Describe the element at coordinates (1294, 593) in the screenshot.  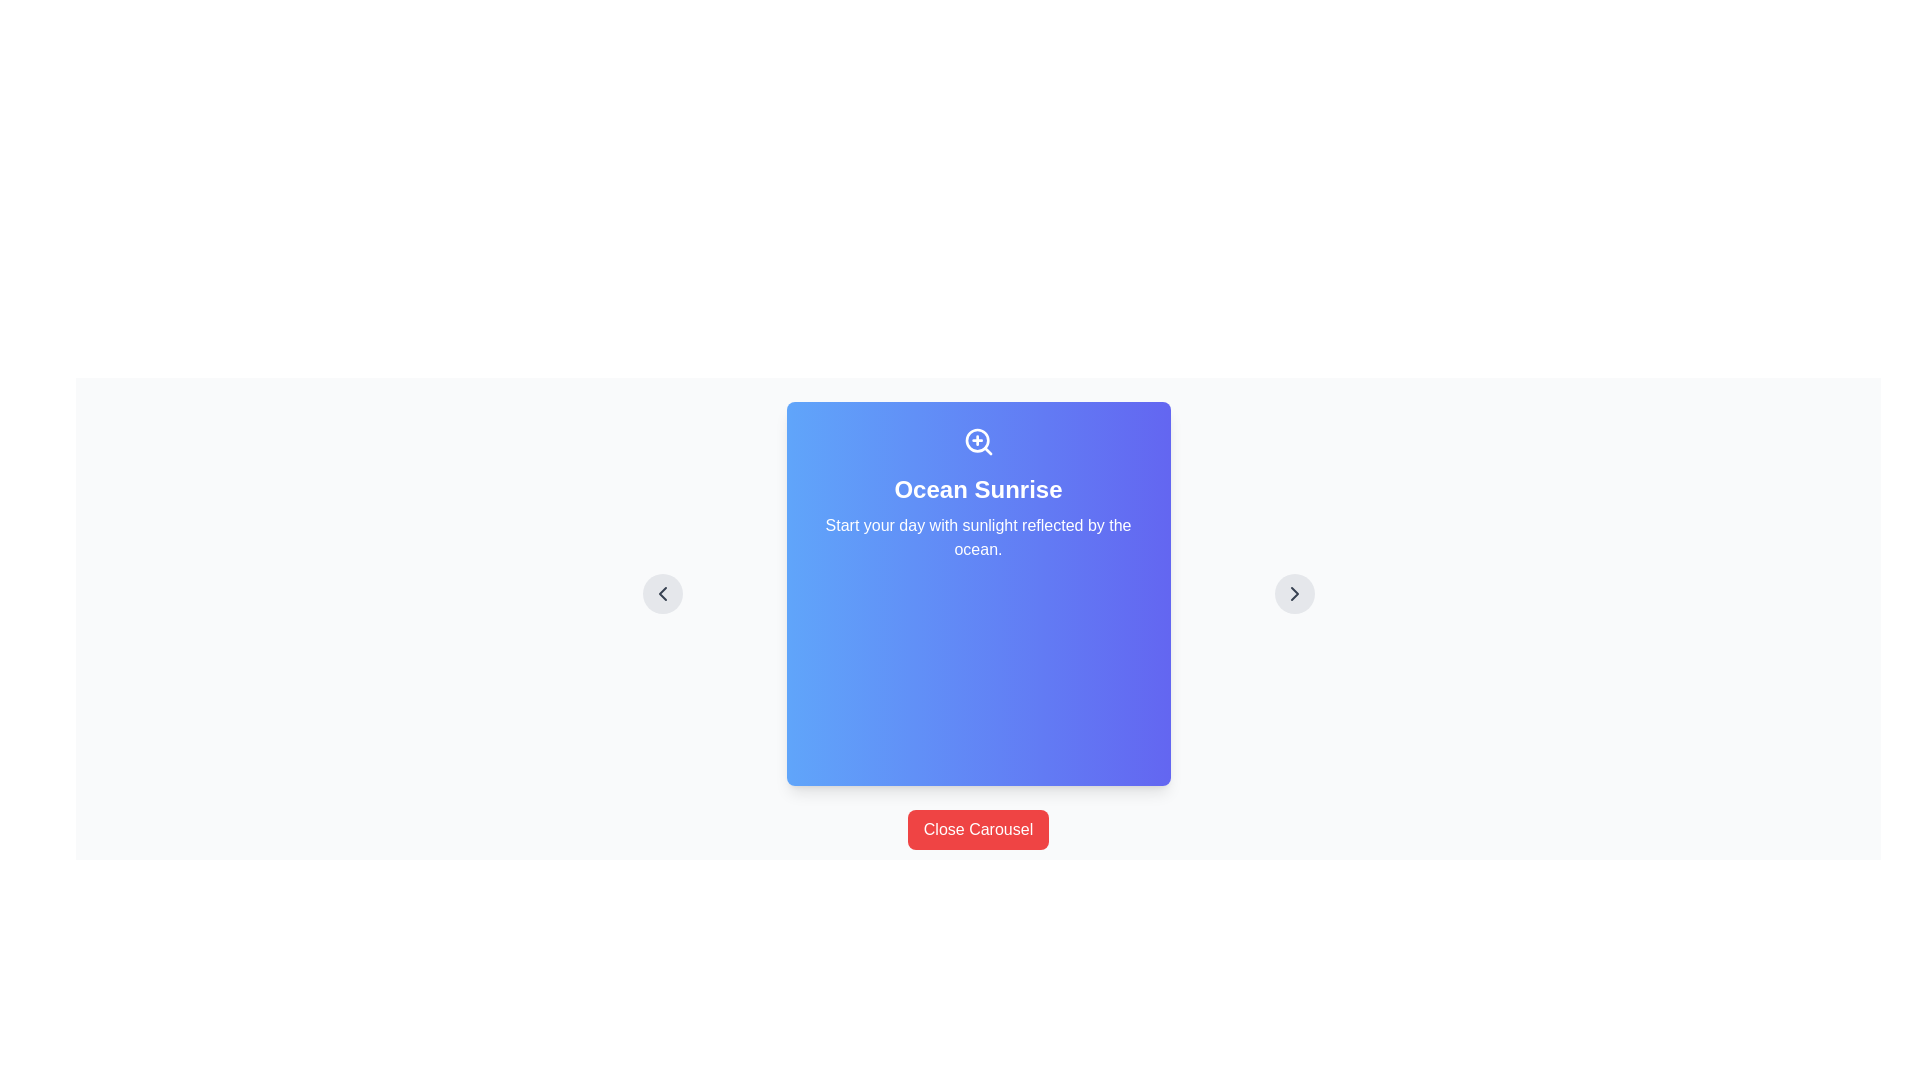
I see `the right-facing chevron icon button with a gray color and rounded corners` at that location.